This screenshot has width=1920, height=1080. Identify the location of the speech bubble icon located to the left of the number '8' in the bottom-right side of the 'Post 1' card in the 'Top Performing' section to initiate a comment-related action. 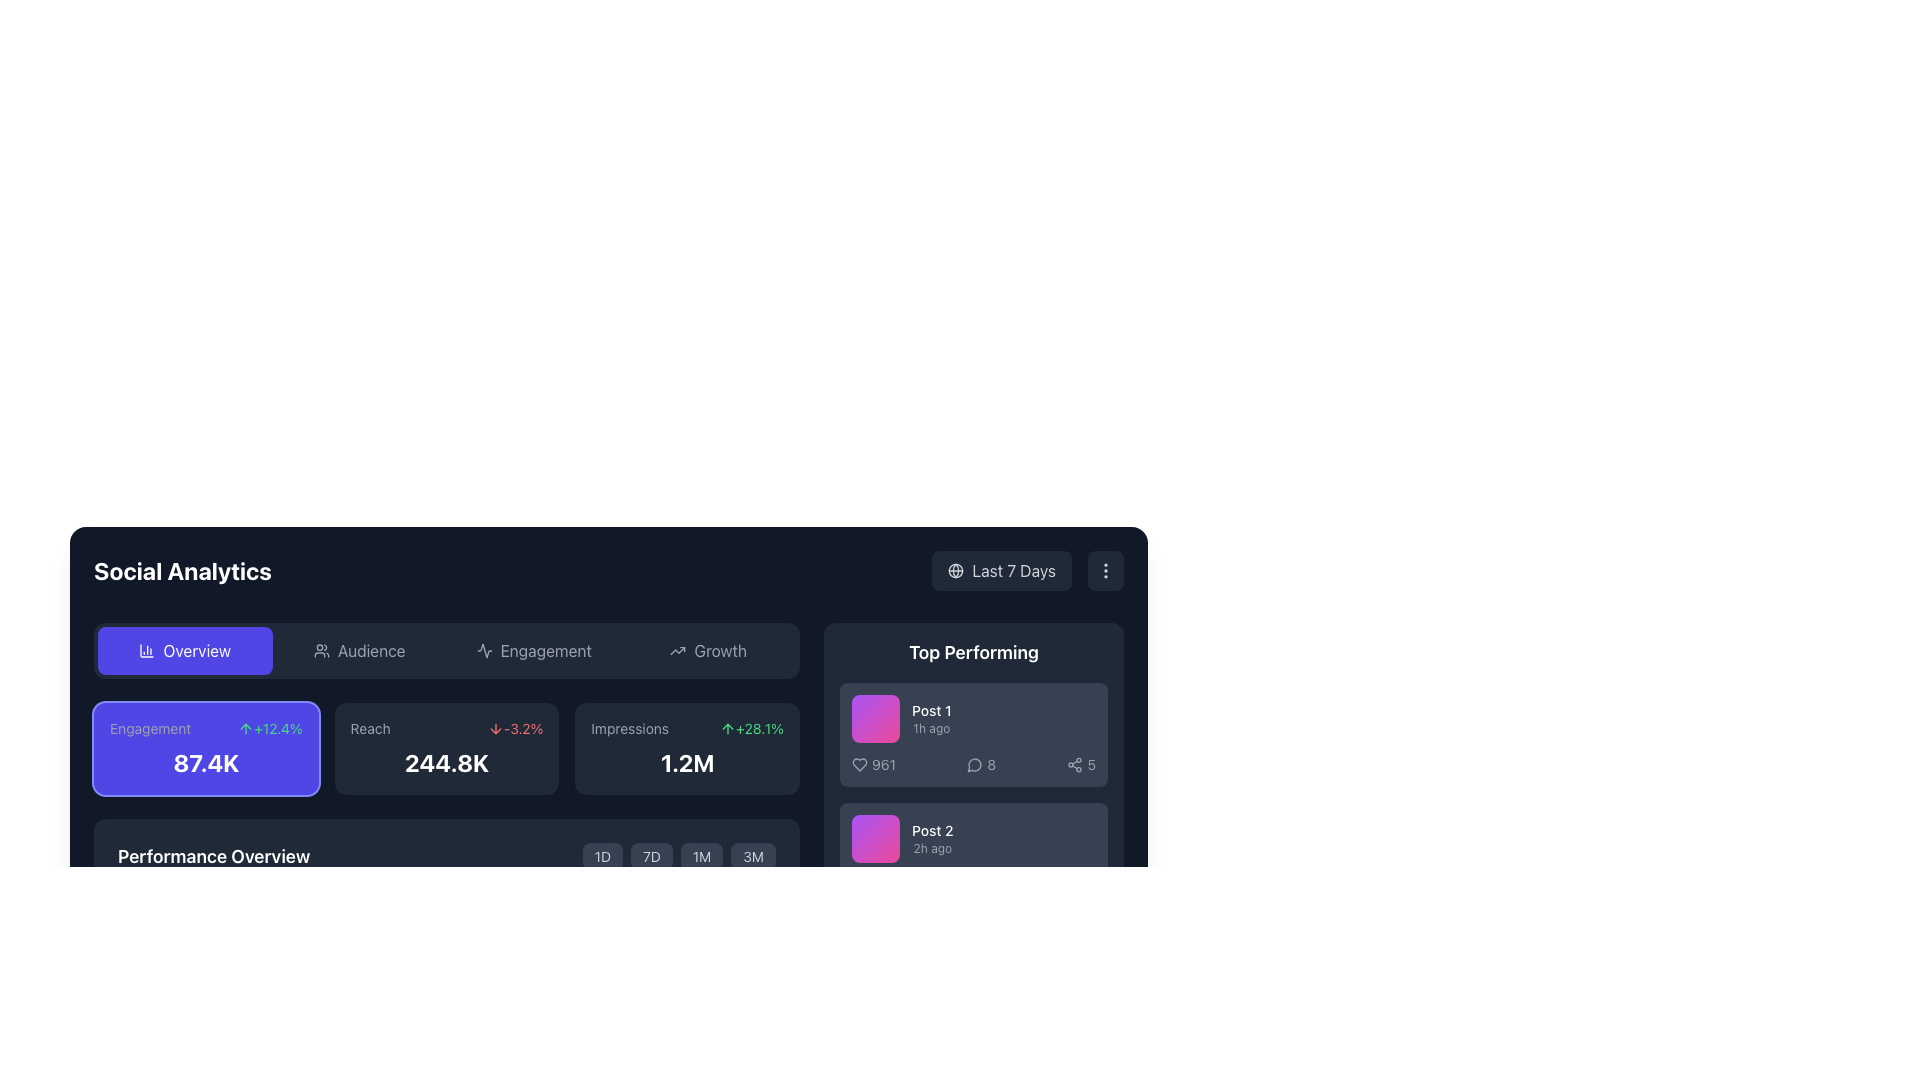
(975, 764).